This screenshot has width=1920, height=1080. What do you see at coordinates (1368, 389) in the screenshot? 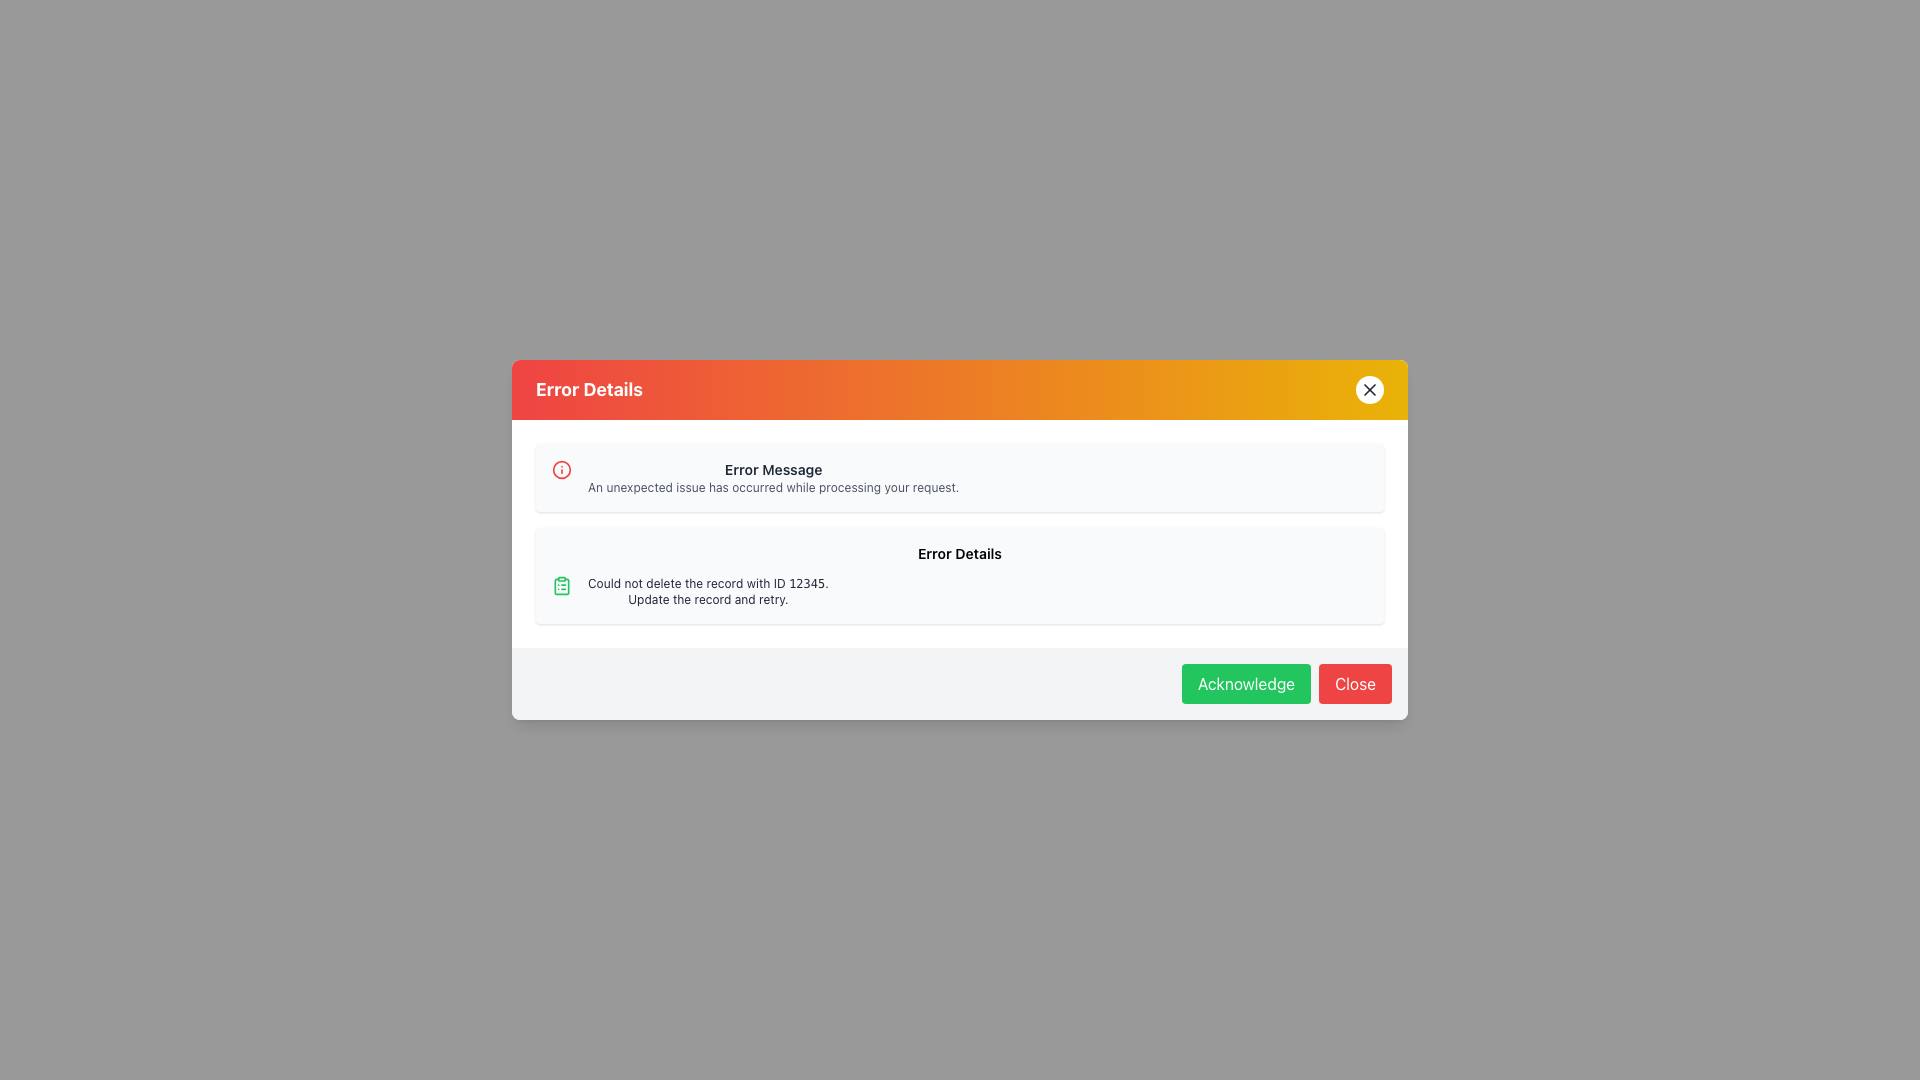
I see `the close button located in the top-right corner of the 'Error Details' modal dialog` at bounding box center [1368, 389].